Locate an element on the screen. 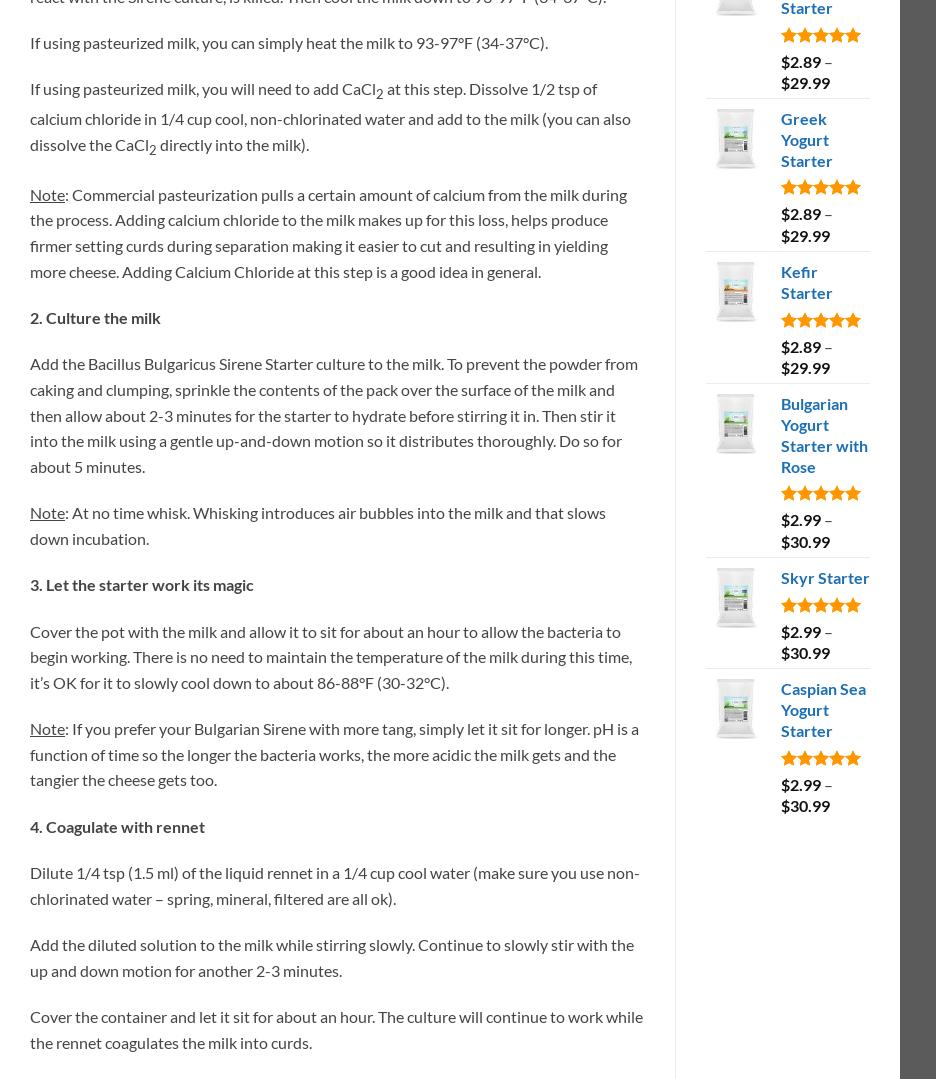 The height and width of the screenshot is (1079, 936). 'If using pasteurized milk, you will need to add CaCl' is located at coordinates (203, 88).